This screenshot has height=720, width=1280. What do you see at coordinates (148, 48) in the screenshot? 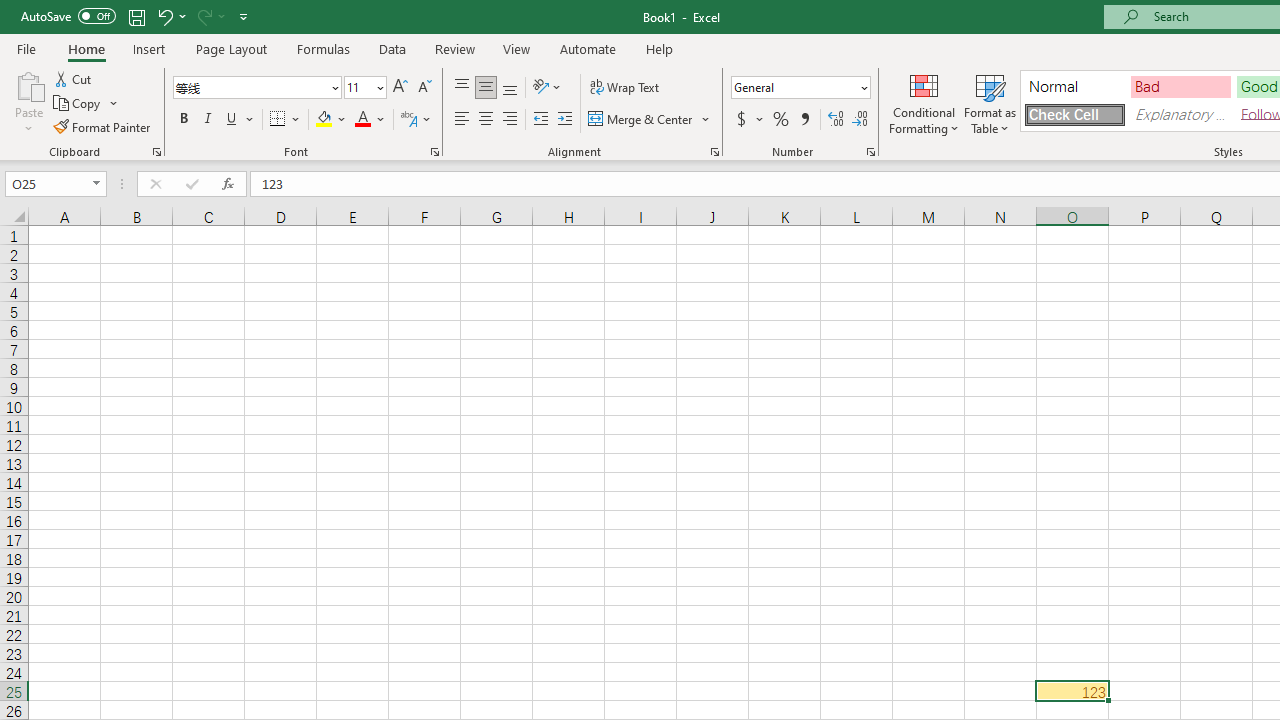
I see `'Insert'` at bounding box center [148, 48].